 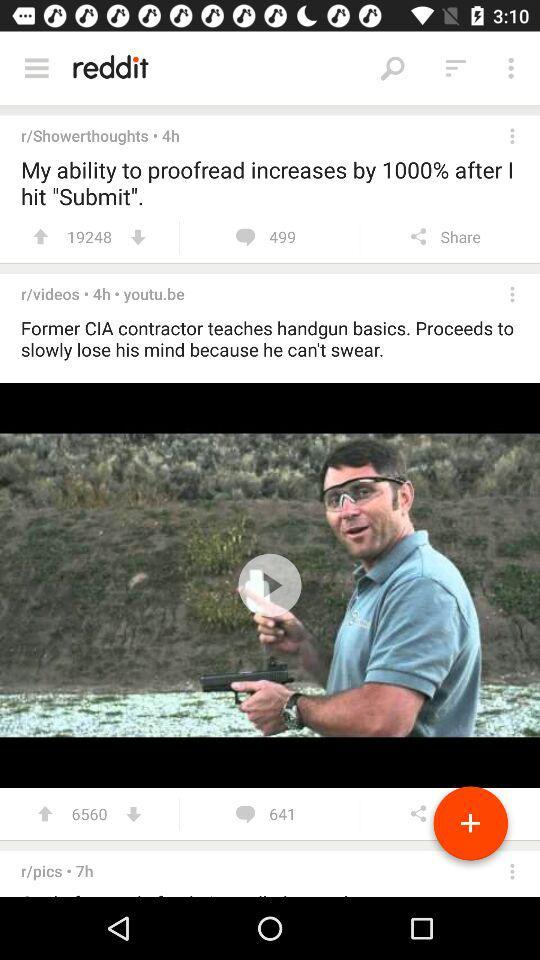 I want to click on the add icon, so click(x=470, y=827).